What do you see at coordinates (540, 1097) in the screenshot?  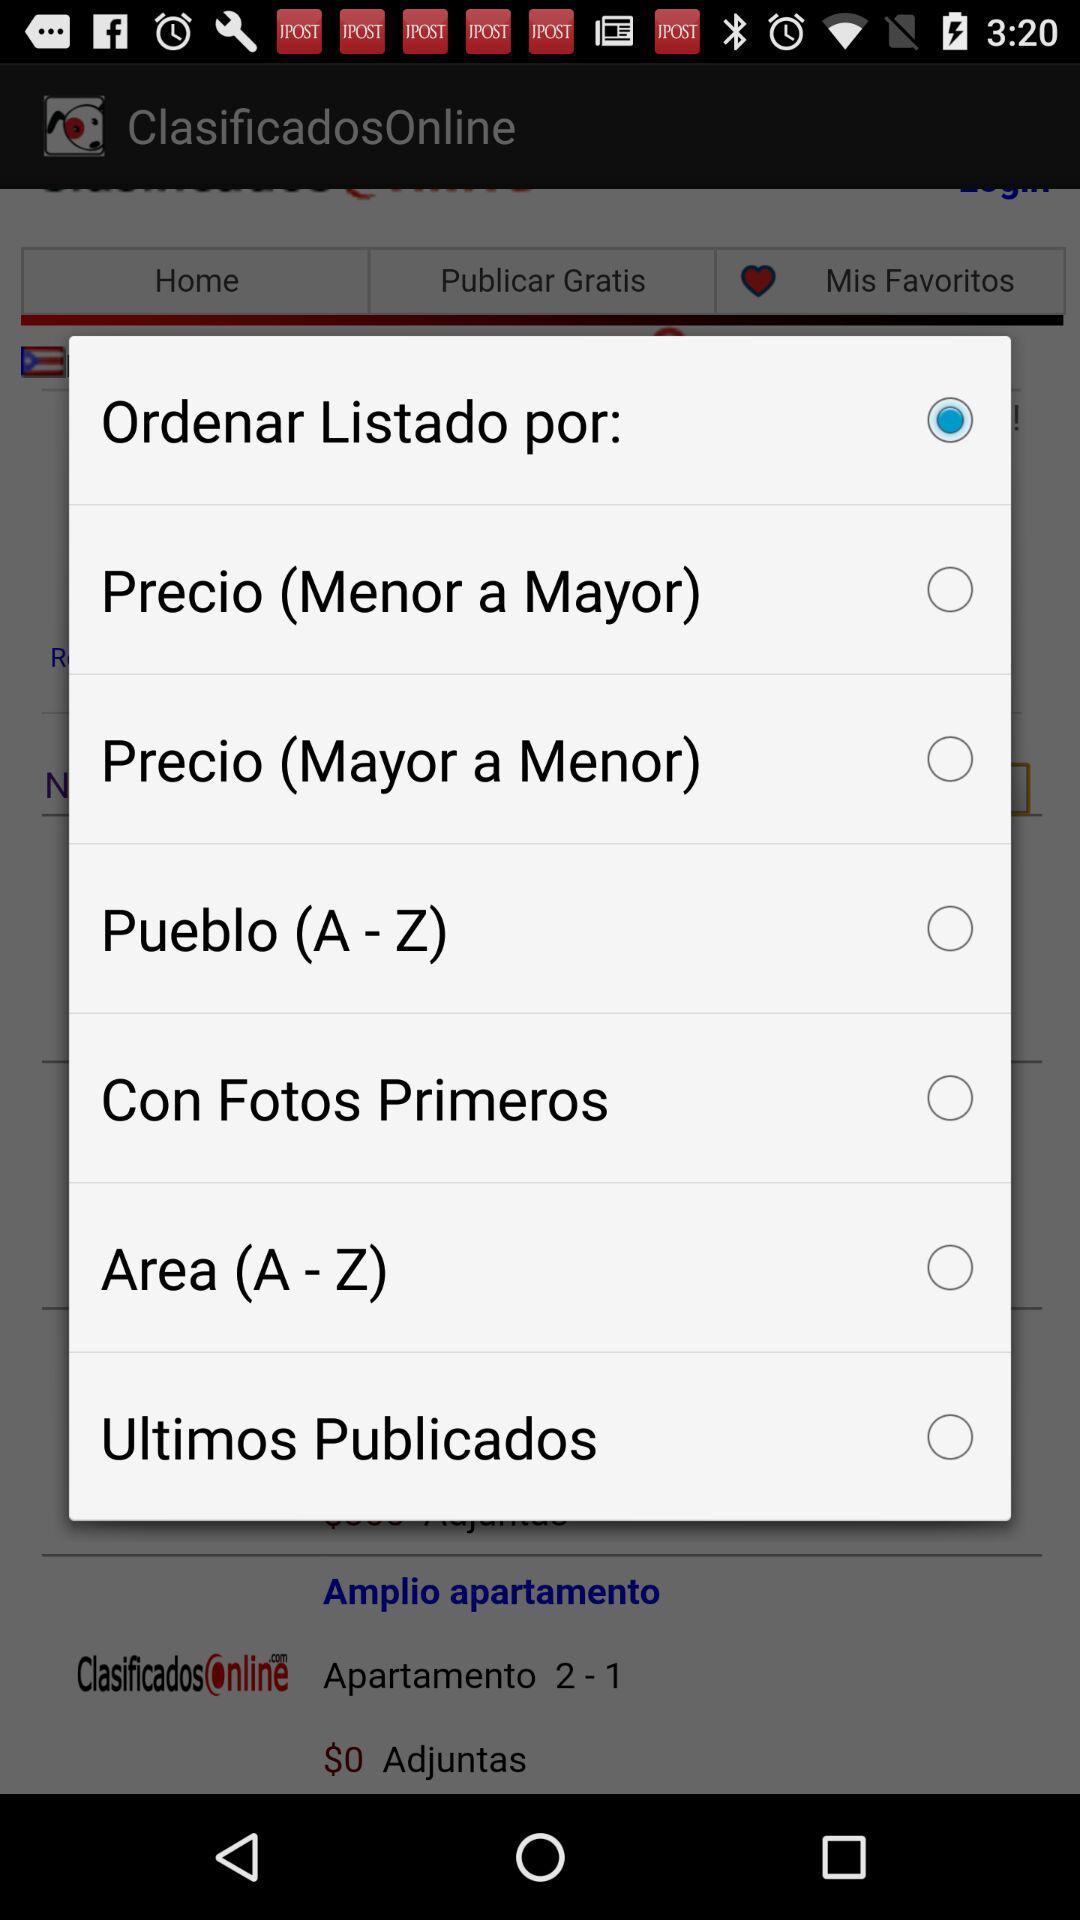 I see `the icon below the pueblo (a - z) checkbox` at bounding box center [540, 1097].